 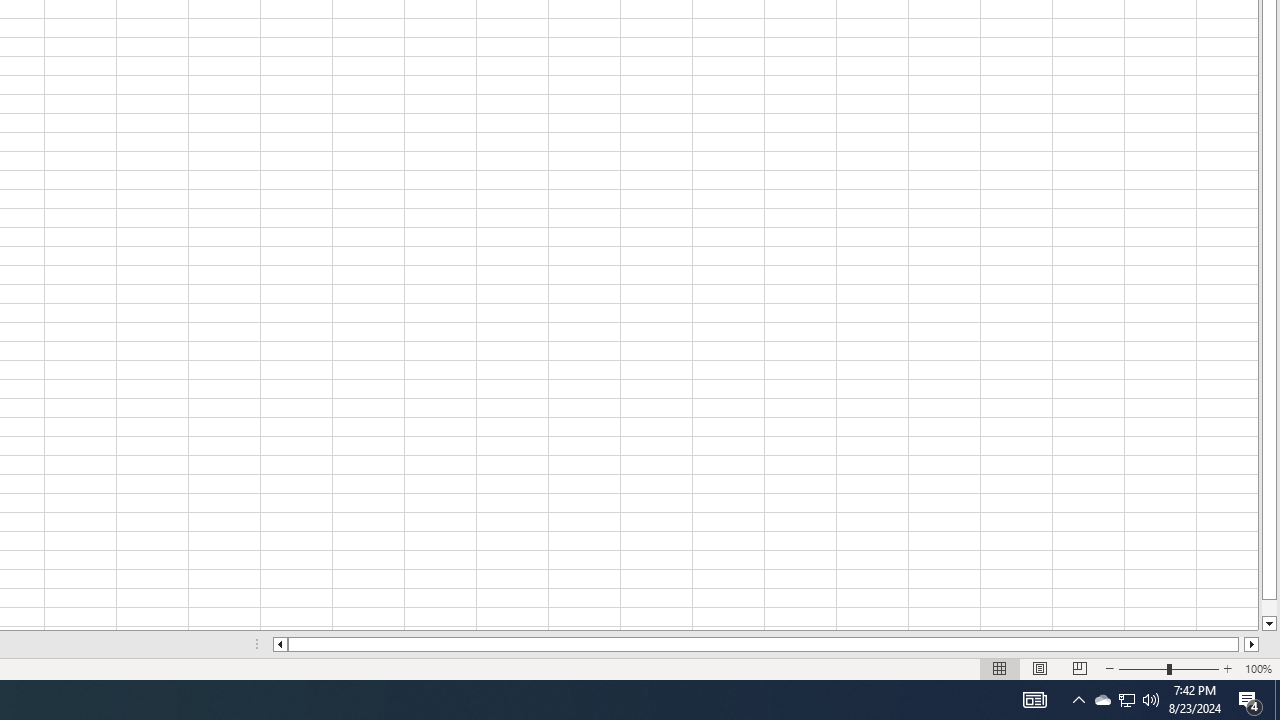 What do you see at coordinates (1240, 644) in the screenshot?
I see `'Page right'` at bounding box center [1240, 644].